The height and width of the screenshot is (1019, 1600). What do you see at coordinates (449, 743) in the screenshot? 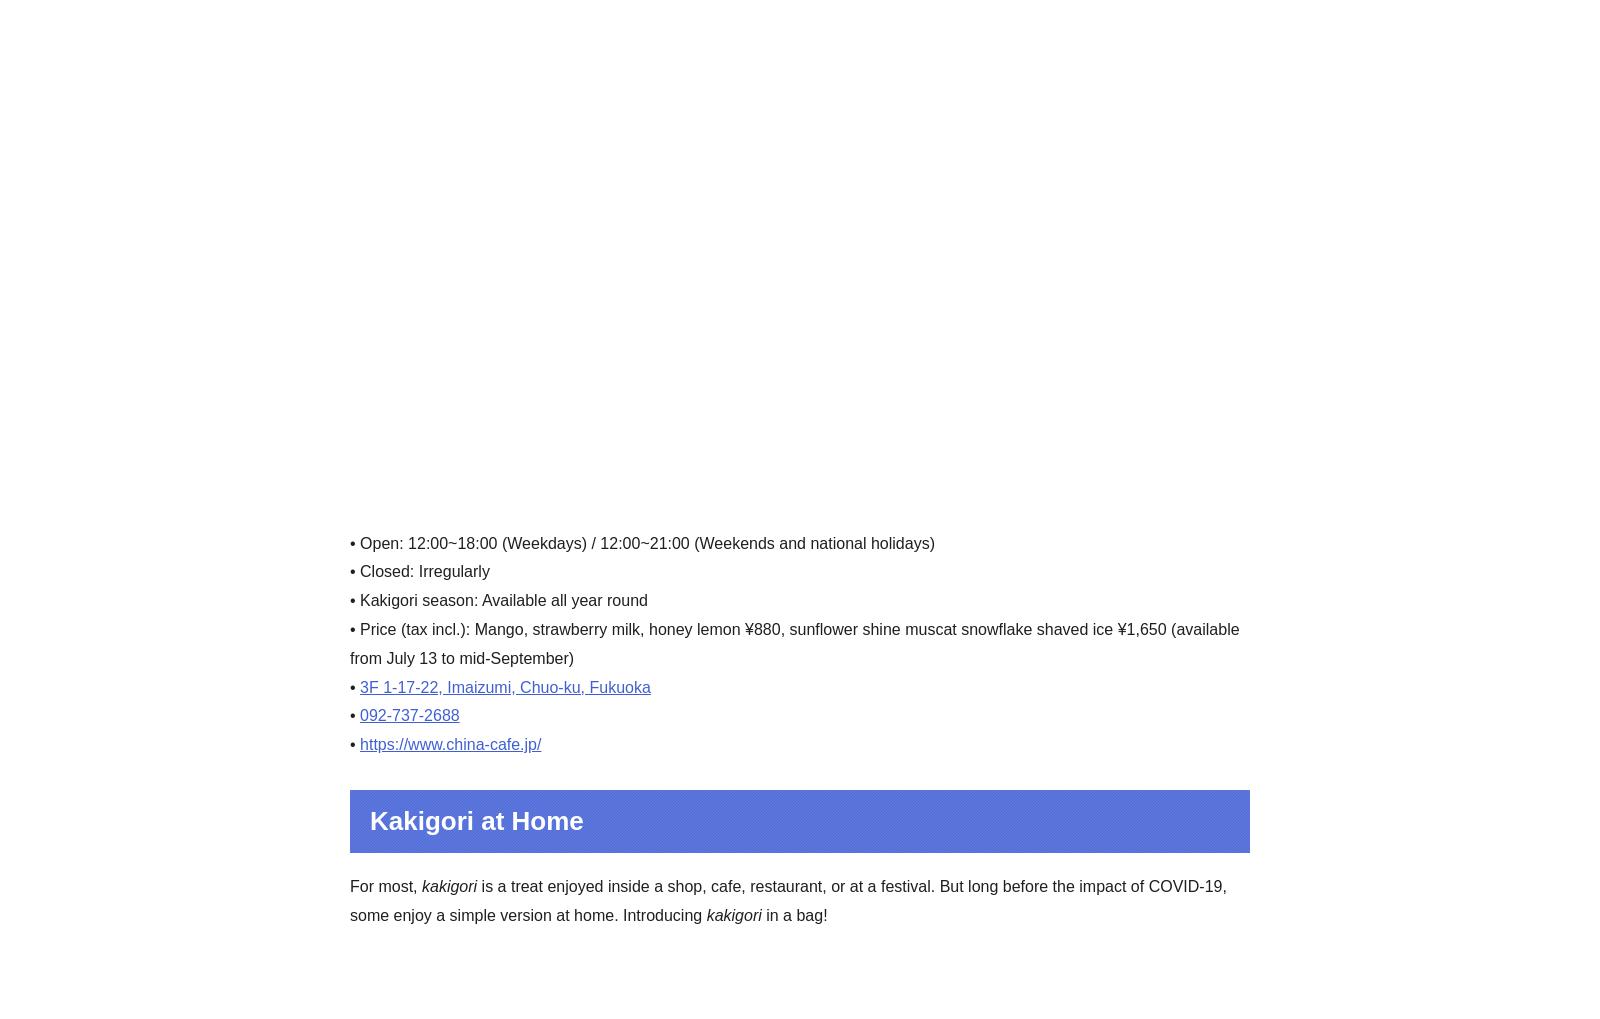
I see `'https://www.china-cafe.jp/'` at bounding box center [449, 743].